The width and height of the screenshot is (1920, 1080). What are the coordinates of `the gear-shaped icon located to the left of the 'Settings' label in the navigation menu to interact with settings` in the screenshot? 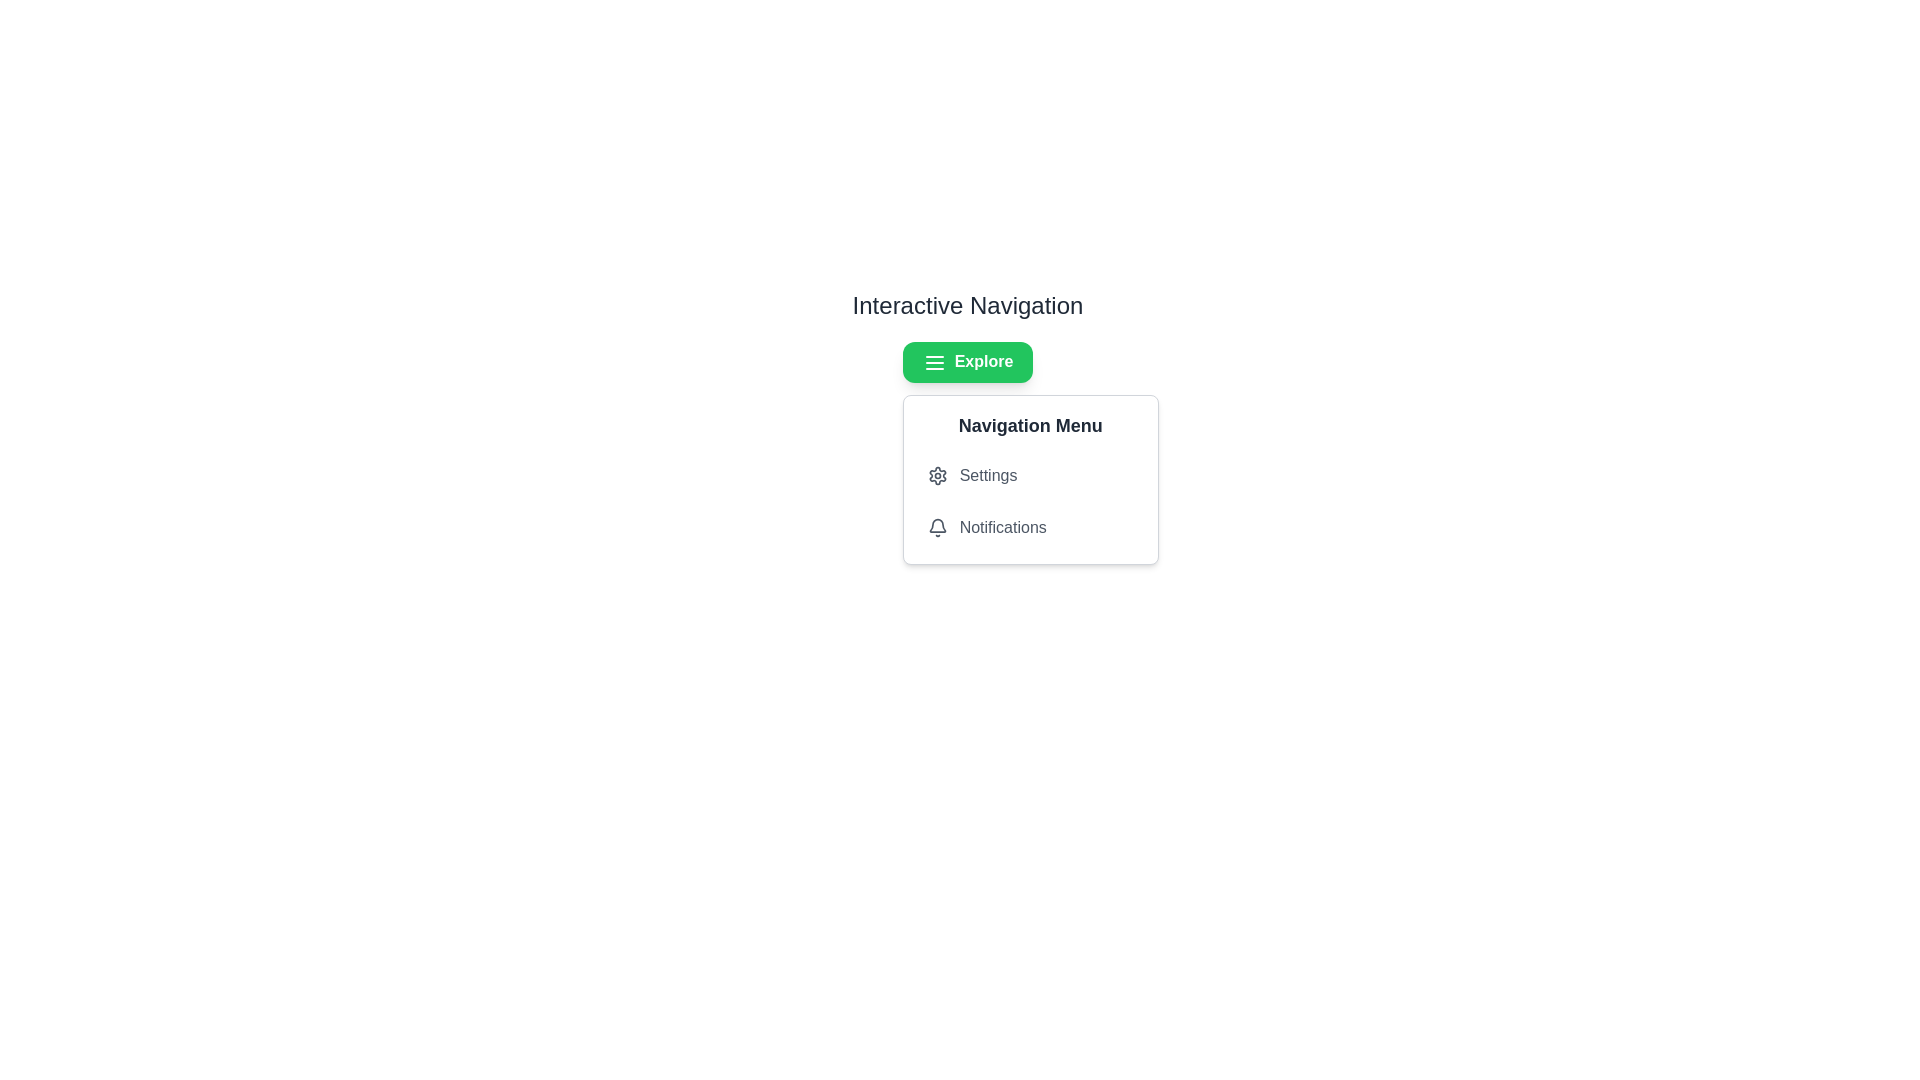 It's located at (936, 475).